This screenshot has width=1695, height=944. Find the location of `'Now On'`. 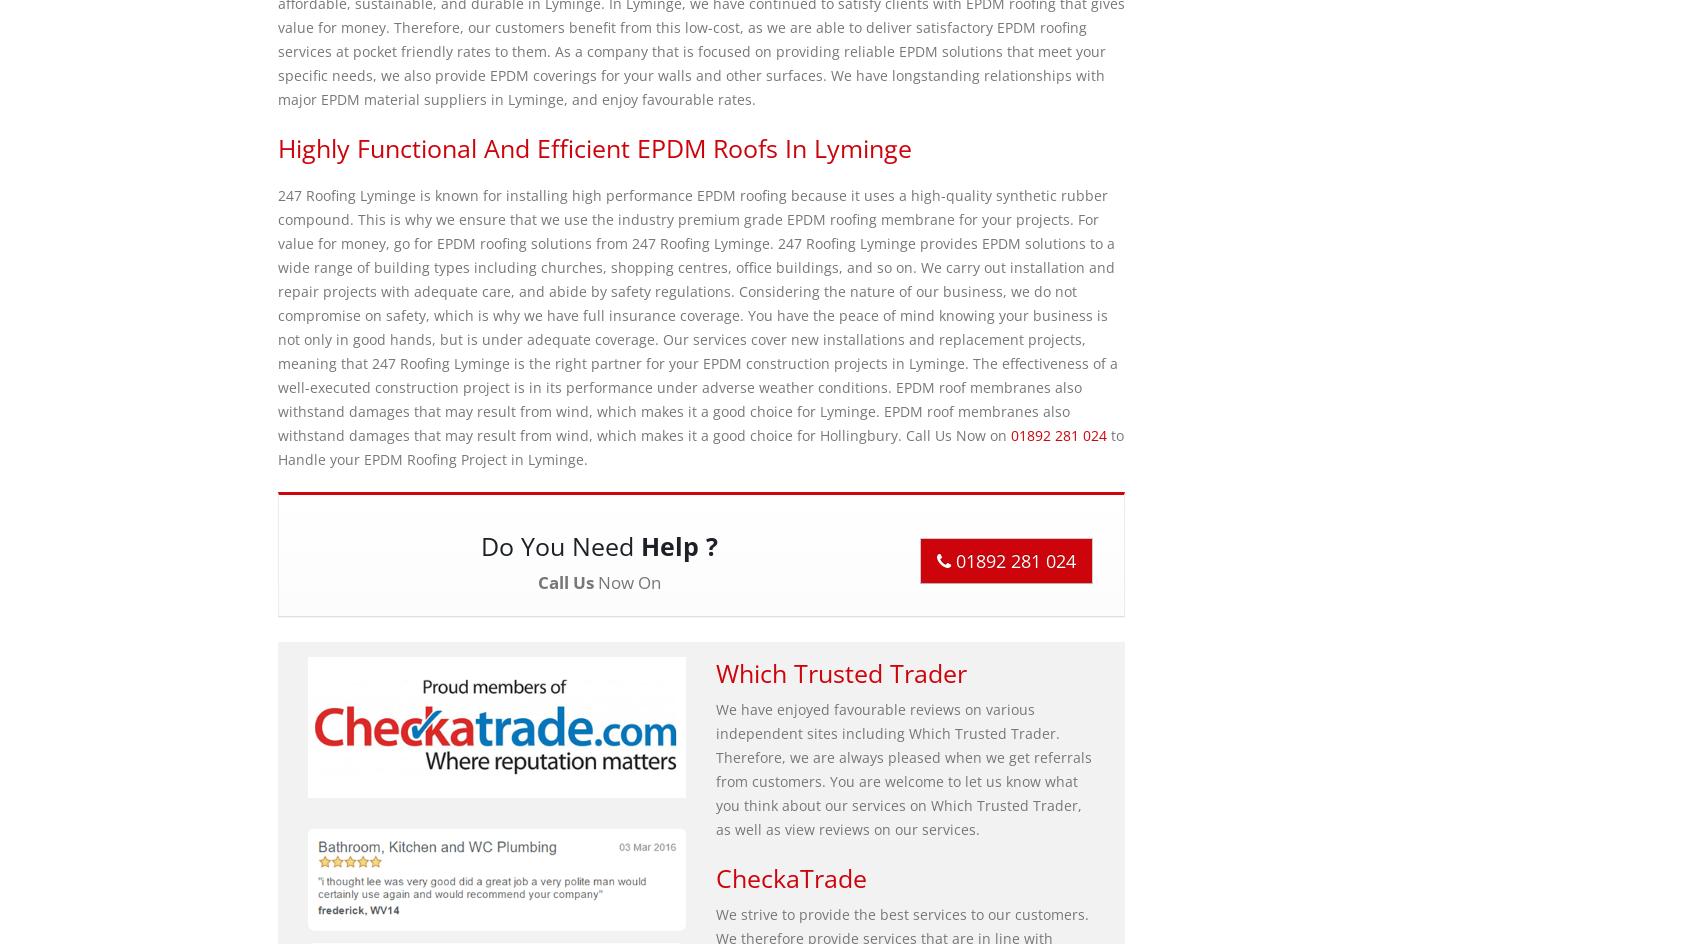

'Now On' is located at coordinates (626, 581).